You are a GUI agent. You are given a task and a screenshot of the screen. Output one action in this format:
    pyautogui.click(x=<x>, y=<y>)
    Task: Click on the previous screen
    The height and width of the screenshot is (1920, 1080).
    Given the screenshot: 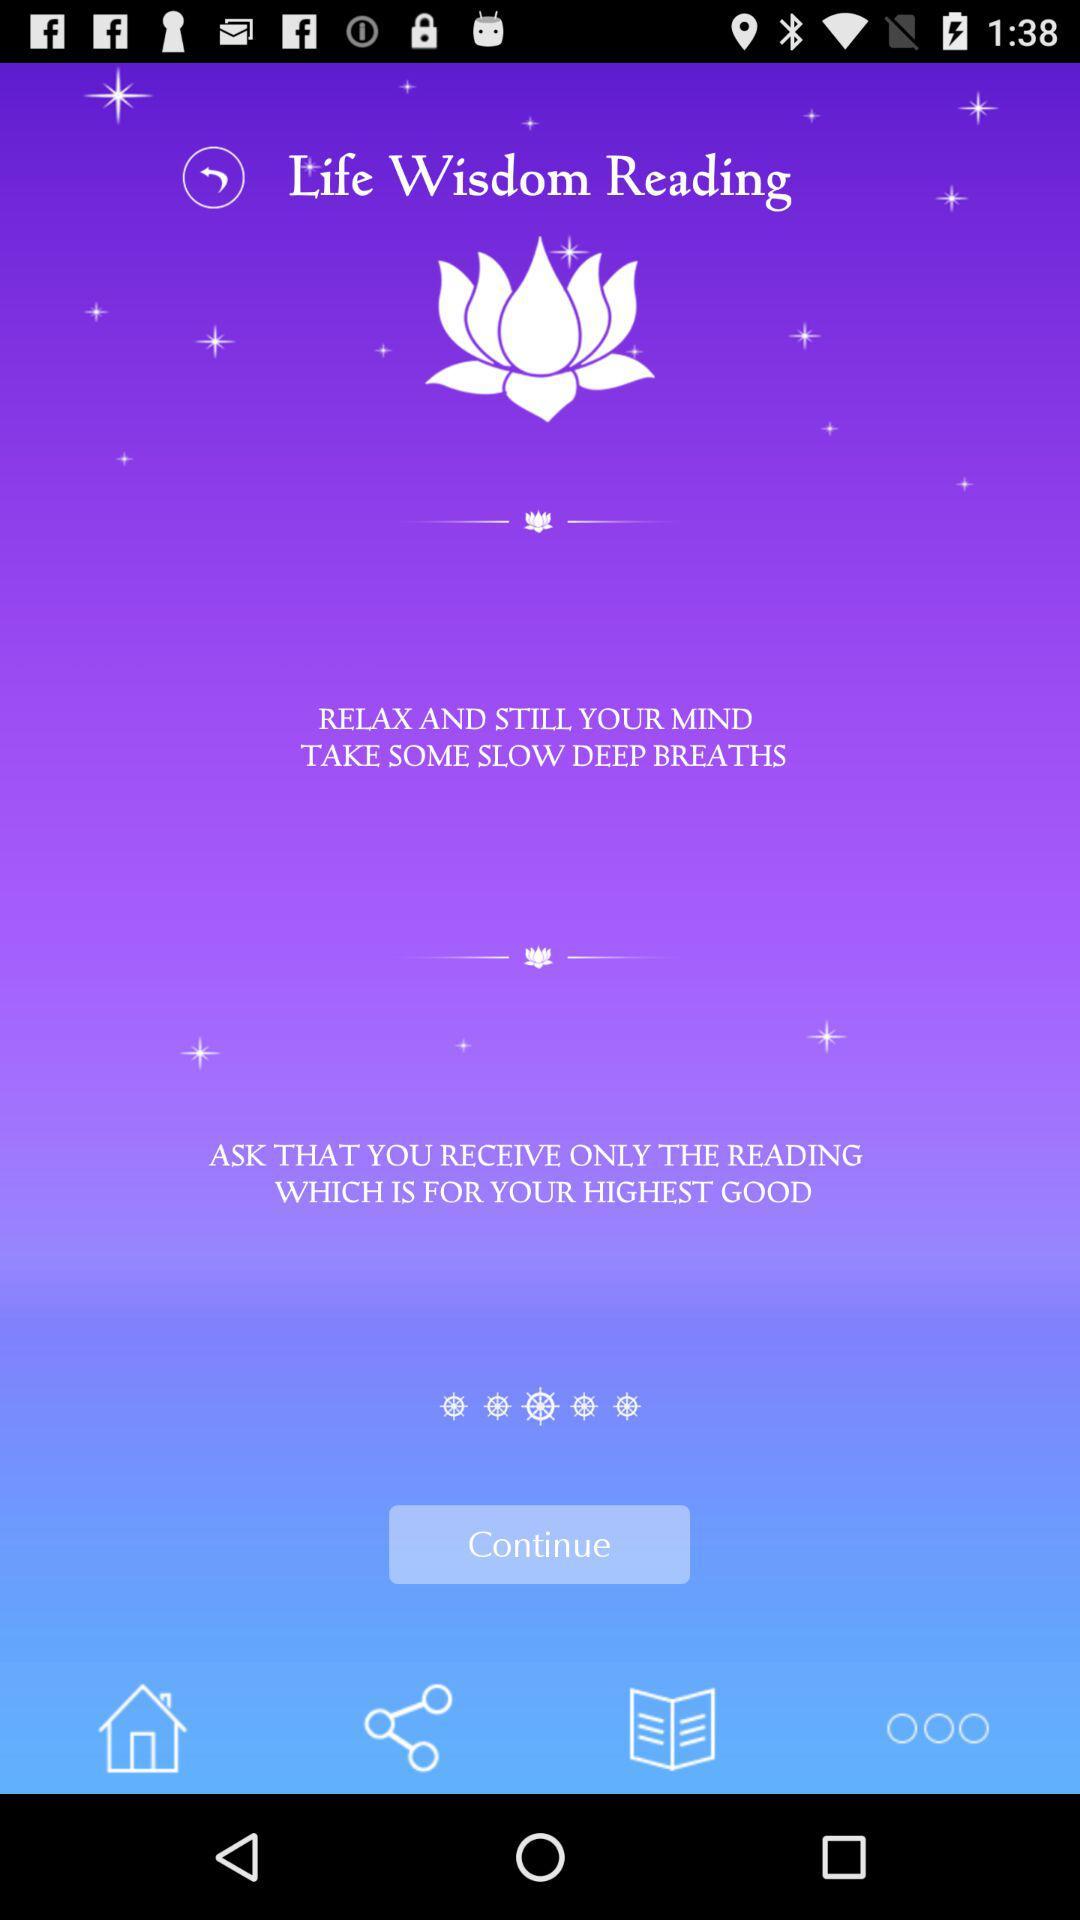 What is the action you would take?
    pyautogui.click(x=214, y=177)
    